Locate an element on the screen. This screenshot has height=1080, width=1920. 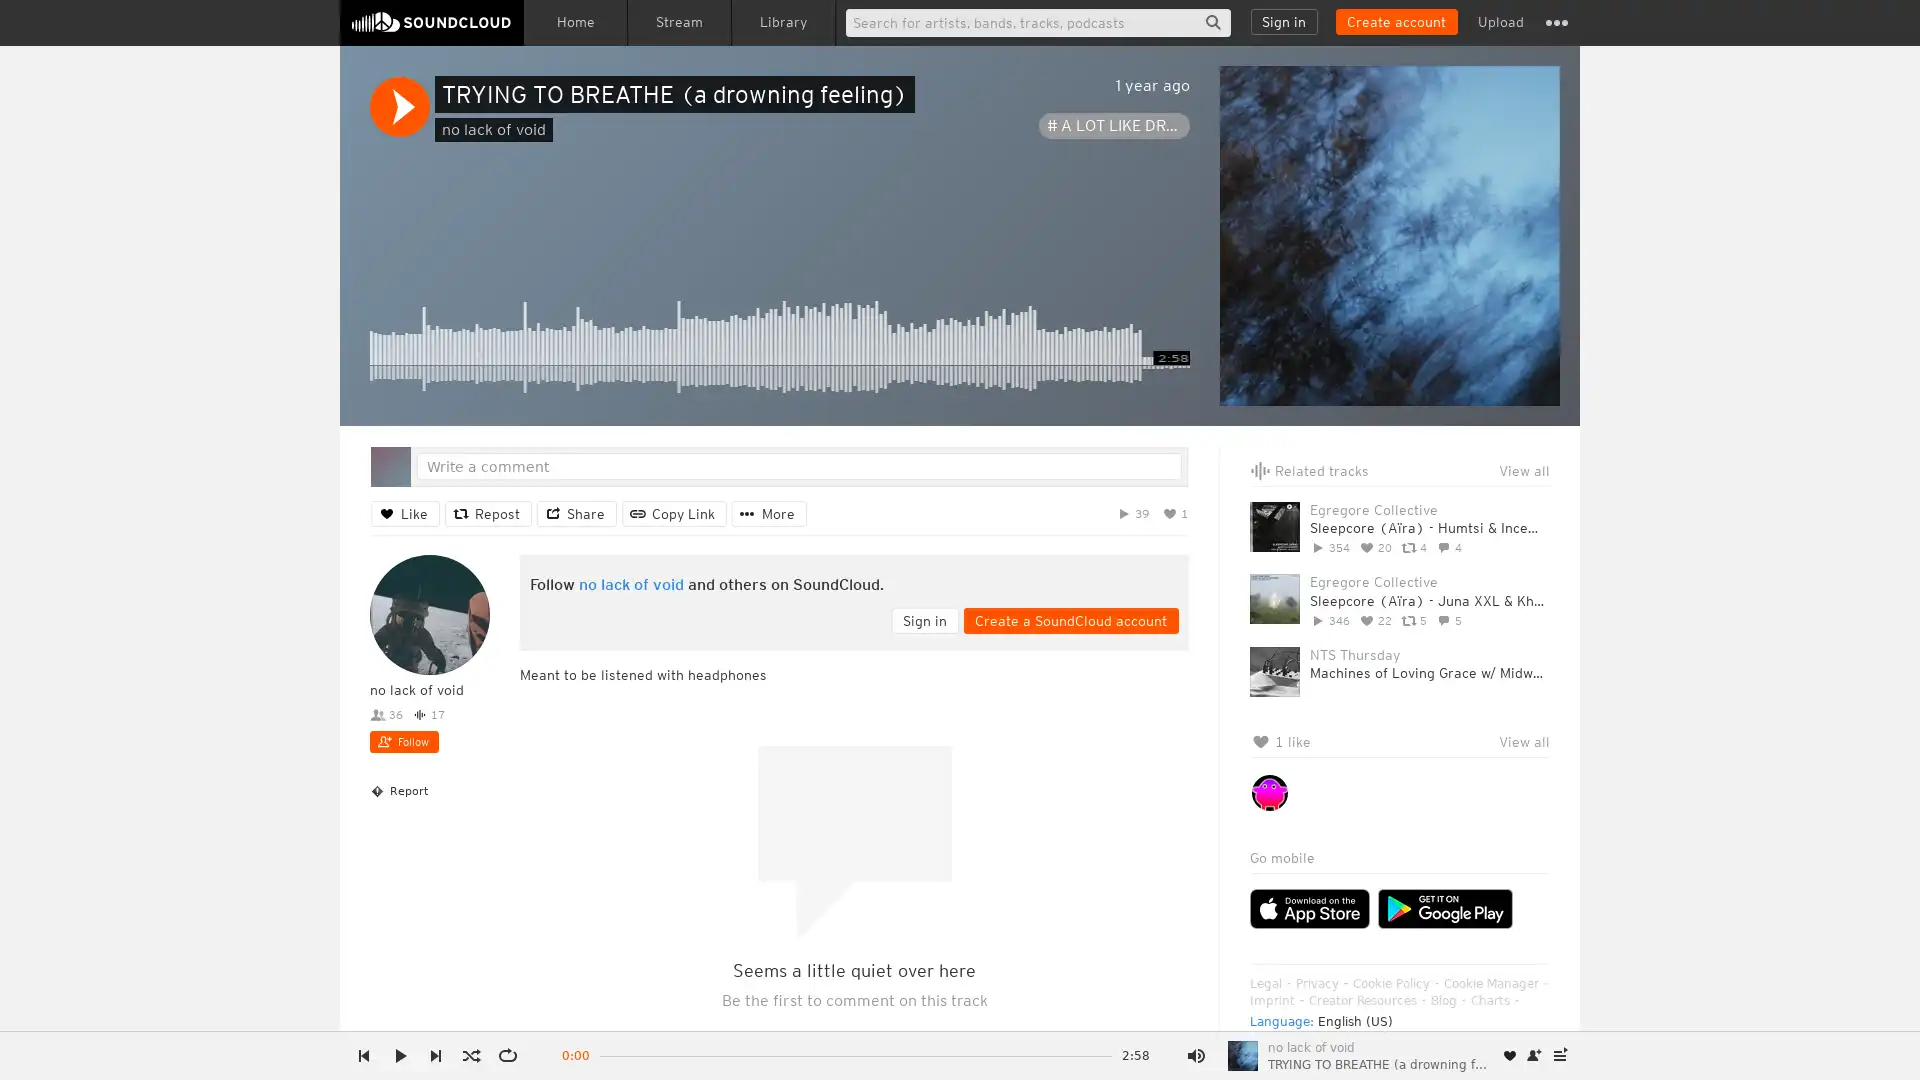
Sign in is located at coordinates (1284, 22).